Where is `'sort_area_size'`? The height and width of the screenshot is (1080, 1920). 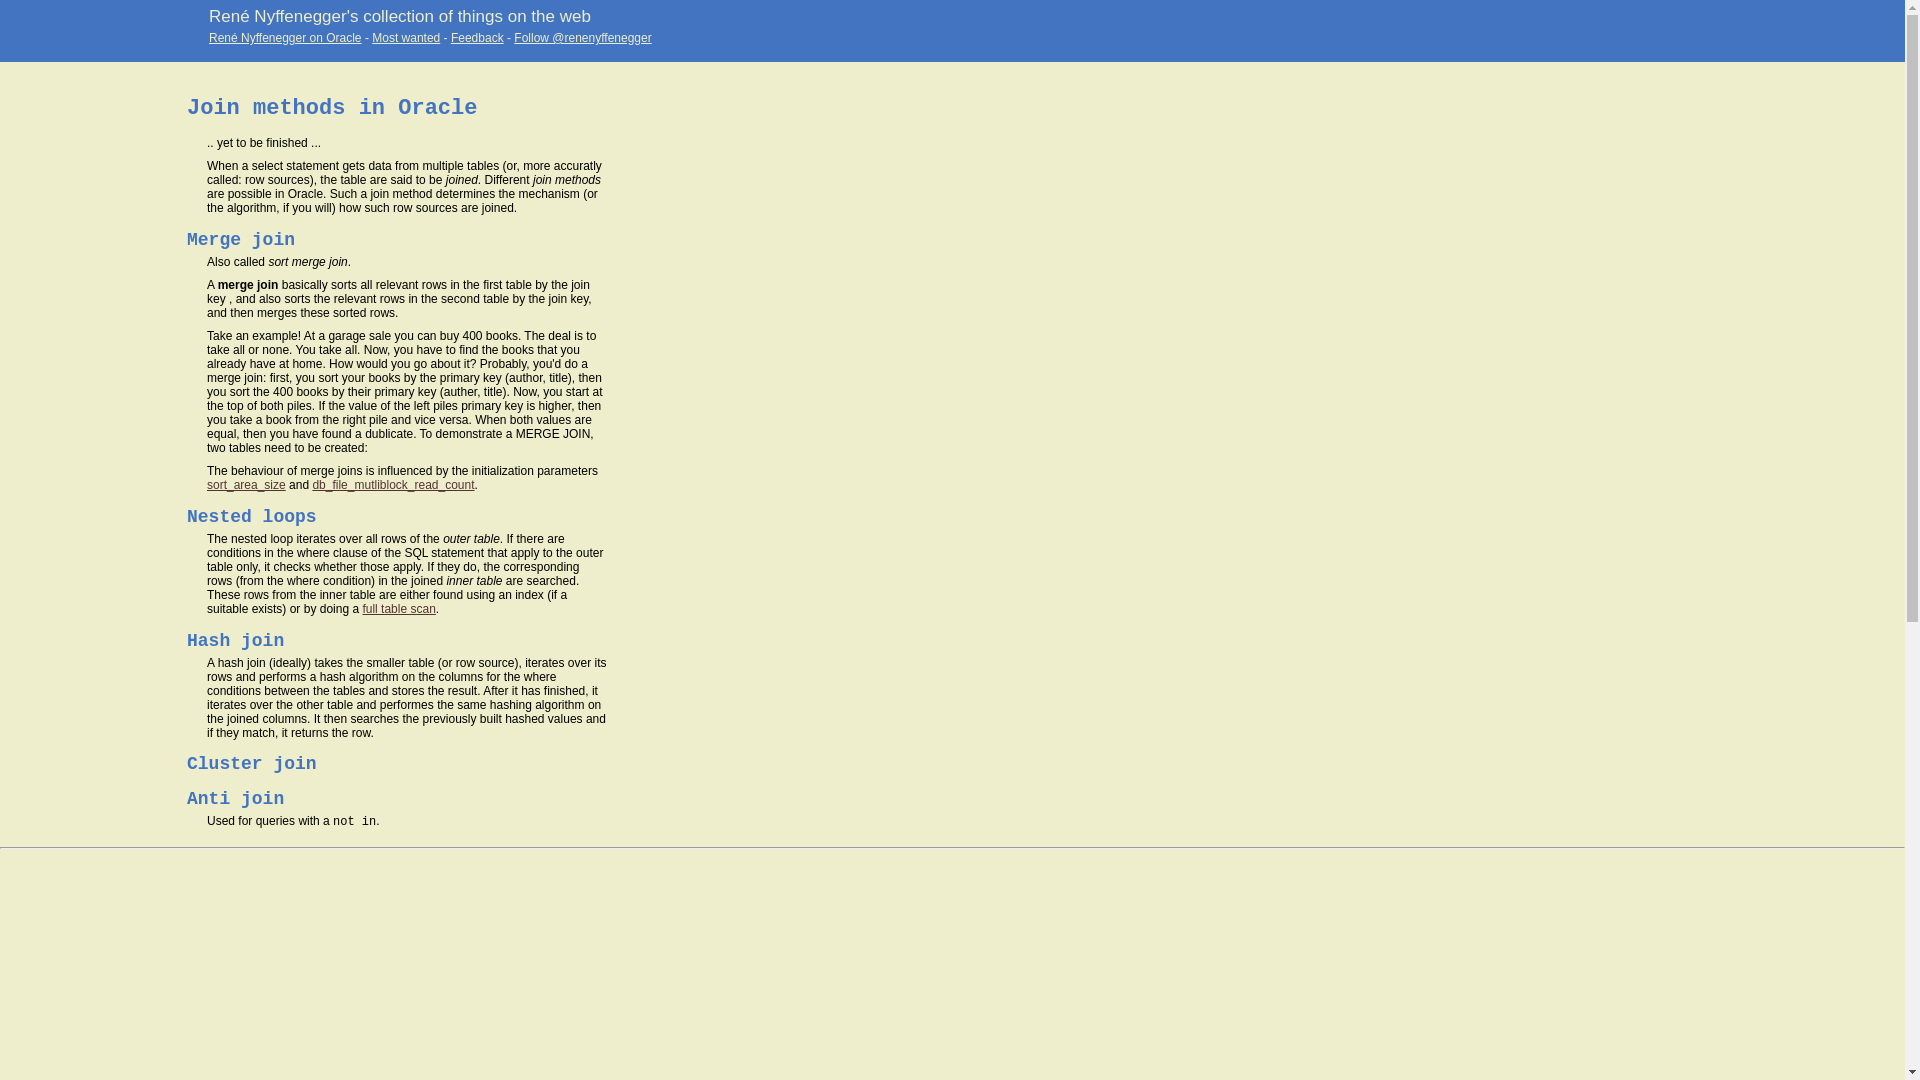
'sort_area_size' is located at coordinates (245, 485).